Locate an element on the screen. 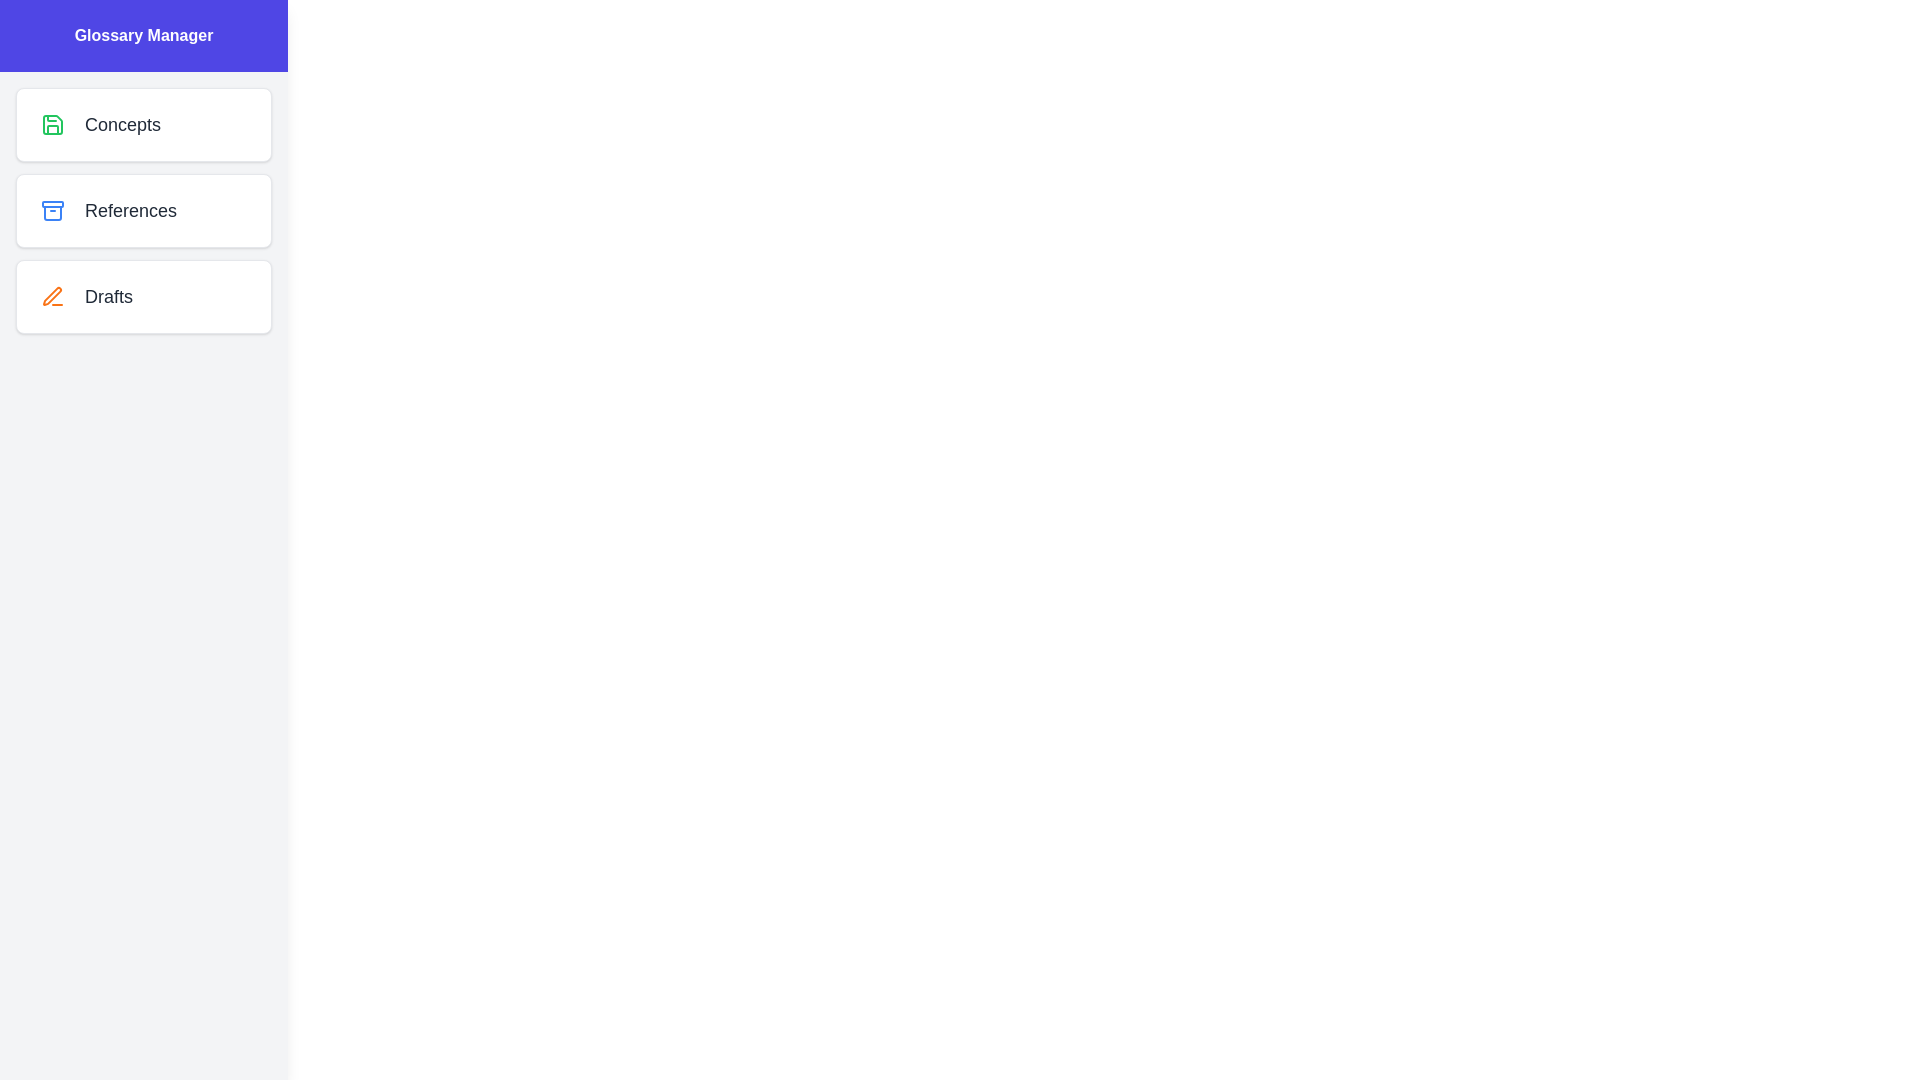 Image resolution: width=1920 pixels, height=1080 pixels. the list item corresponding to the category References is located at coordinates (143, 211).